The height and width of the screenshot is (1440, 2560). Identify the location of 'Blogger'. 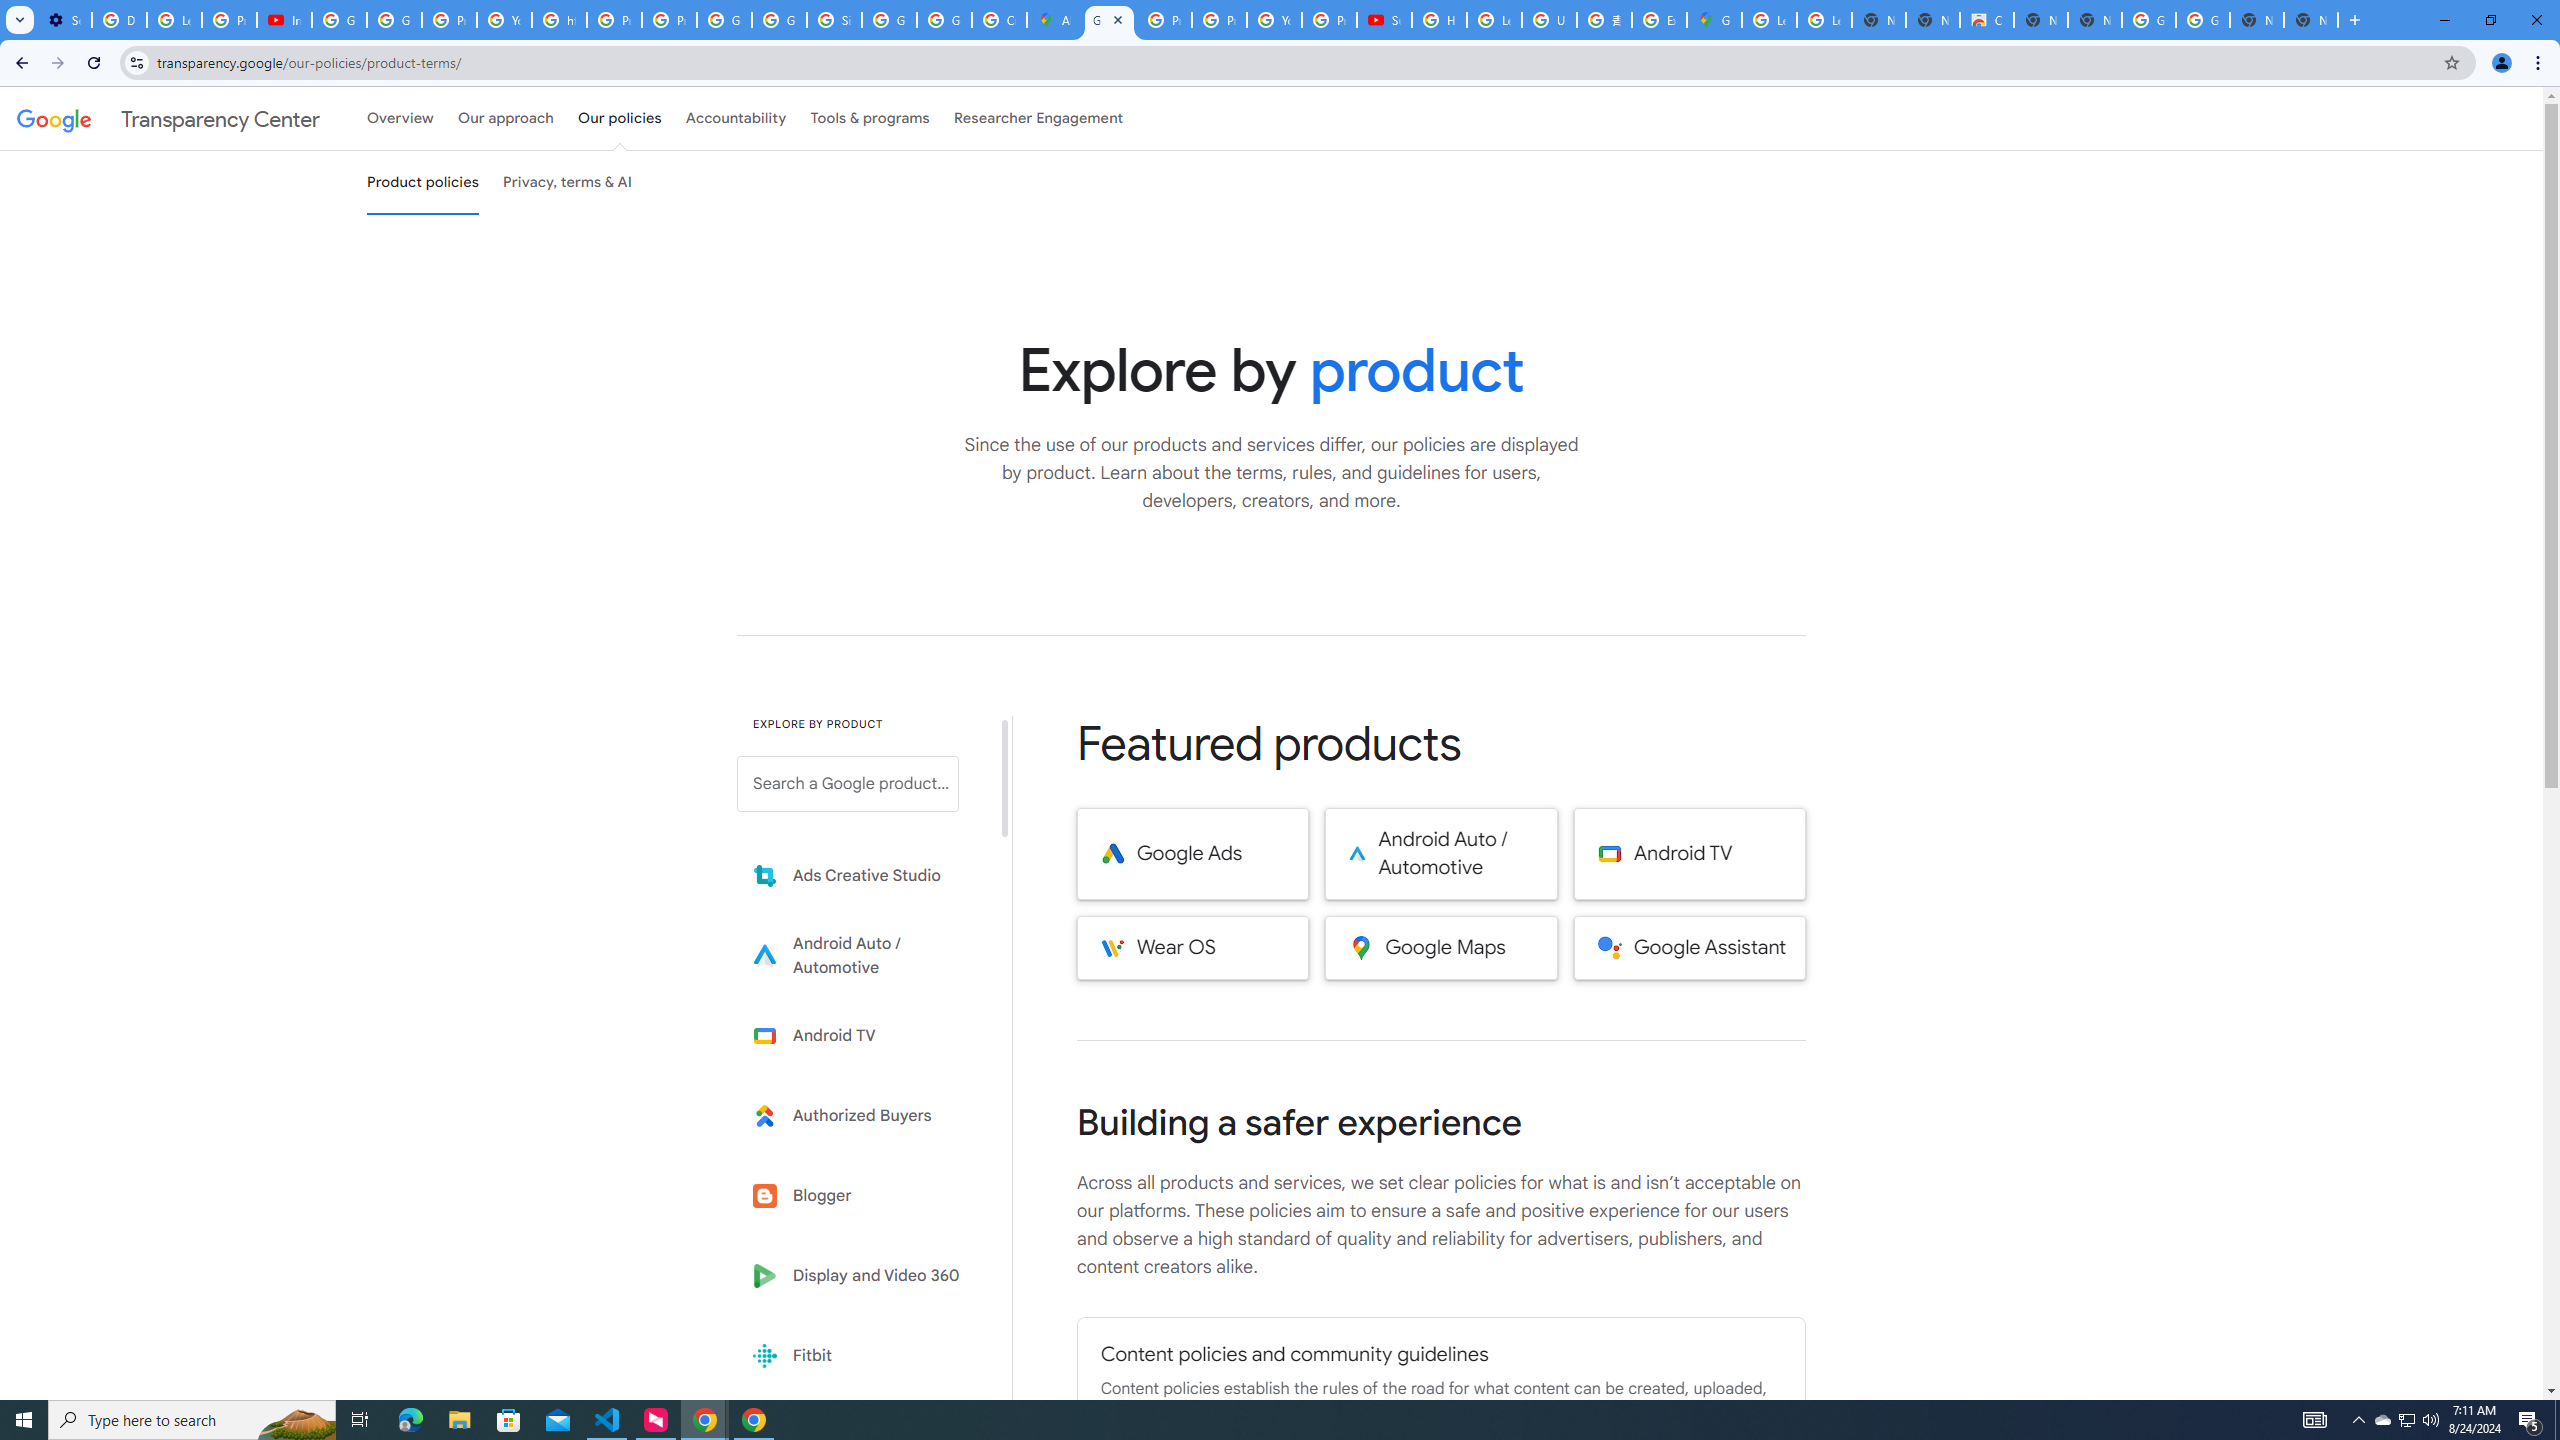
(861, 1194).